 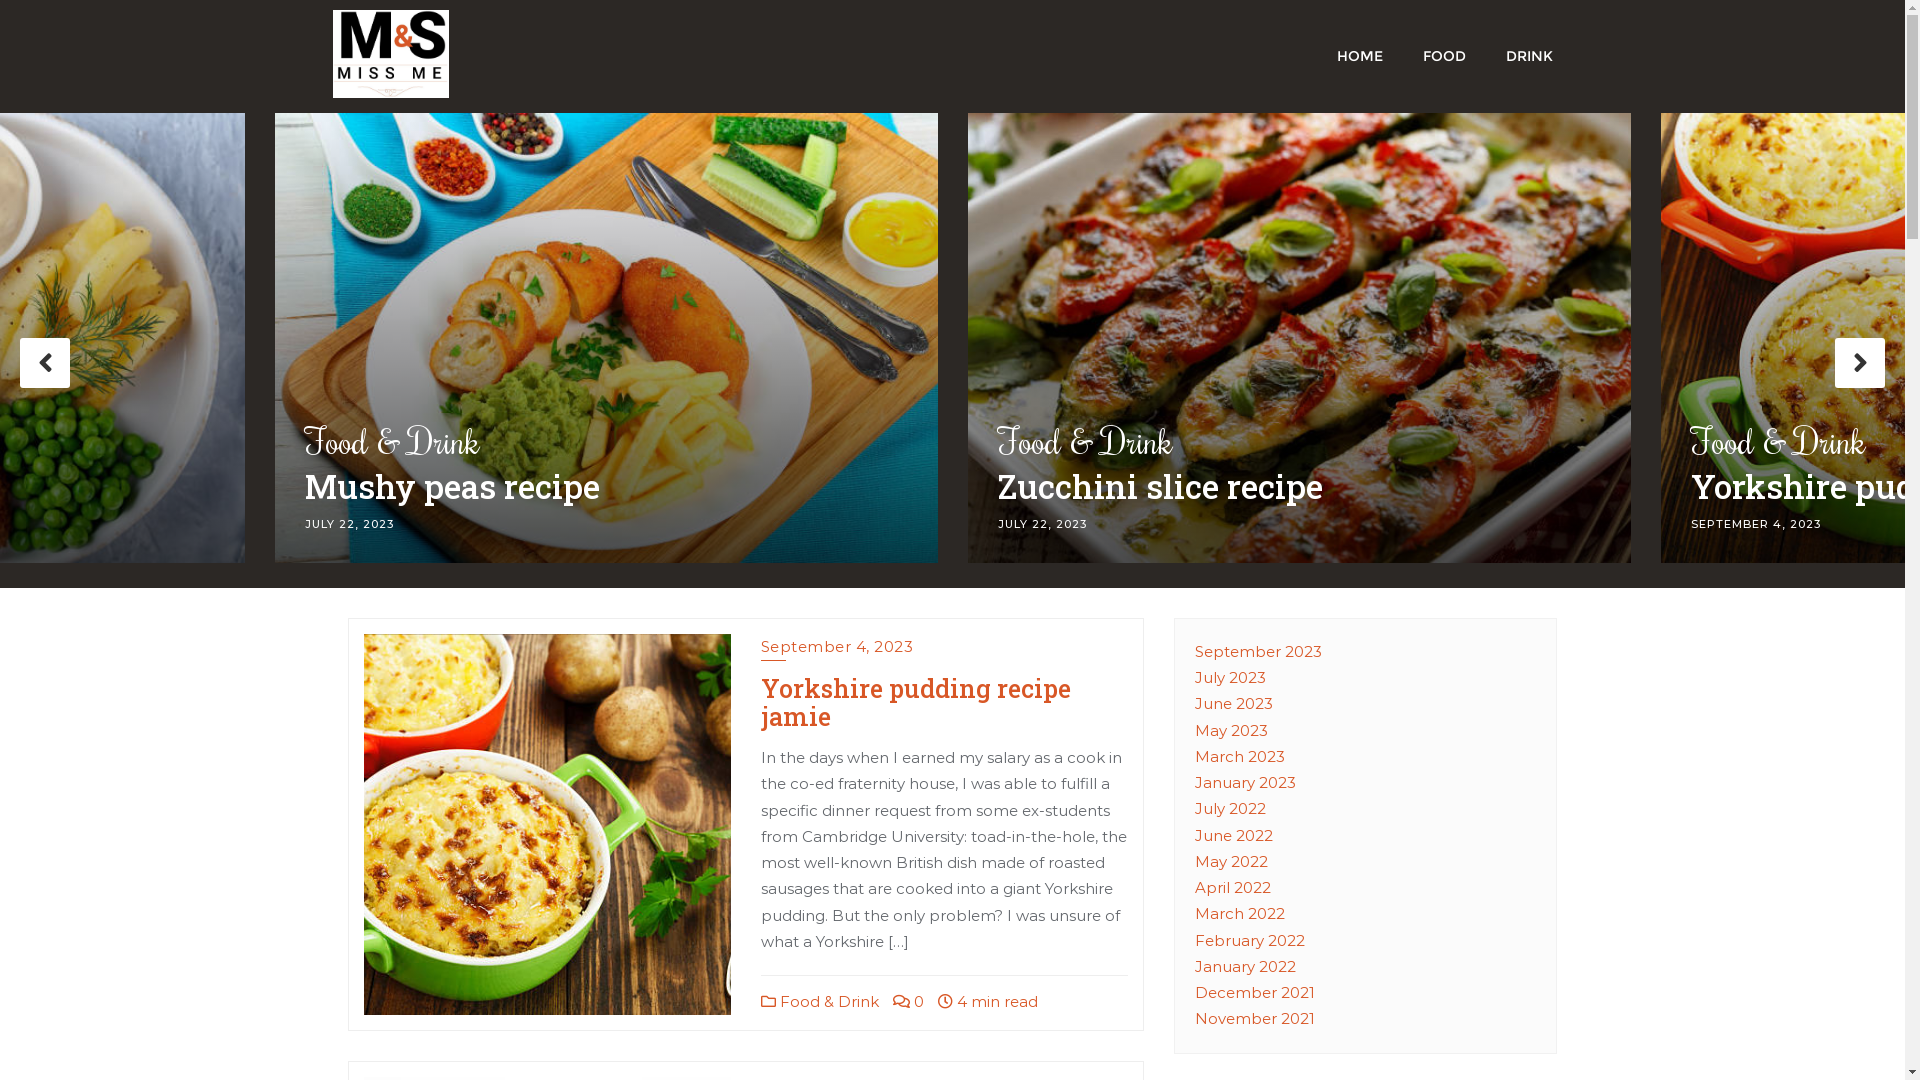 I want to click on 'February 2022', so click(x=1248, y=940).